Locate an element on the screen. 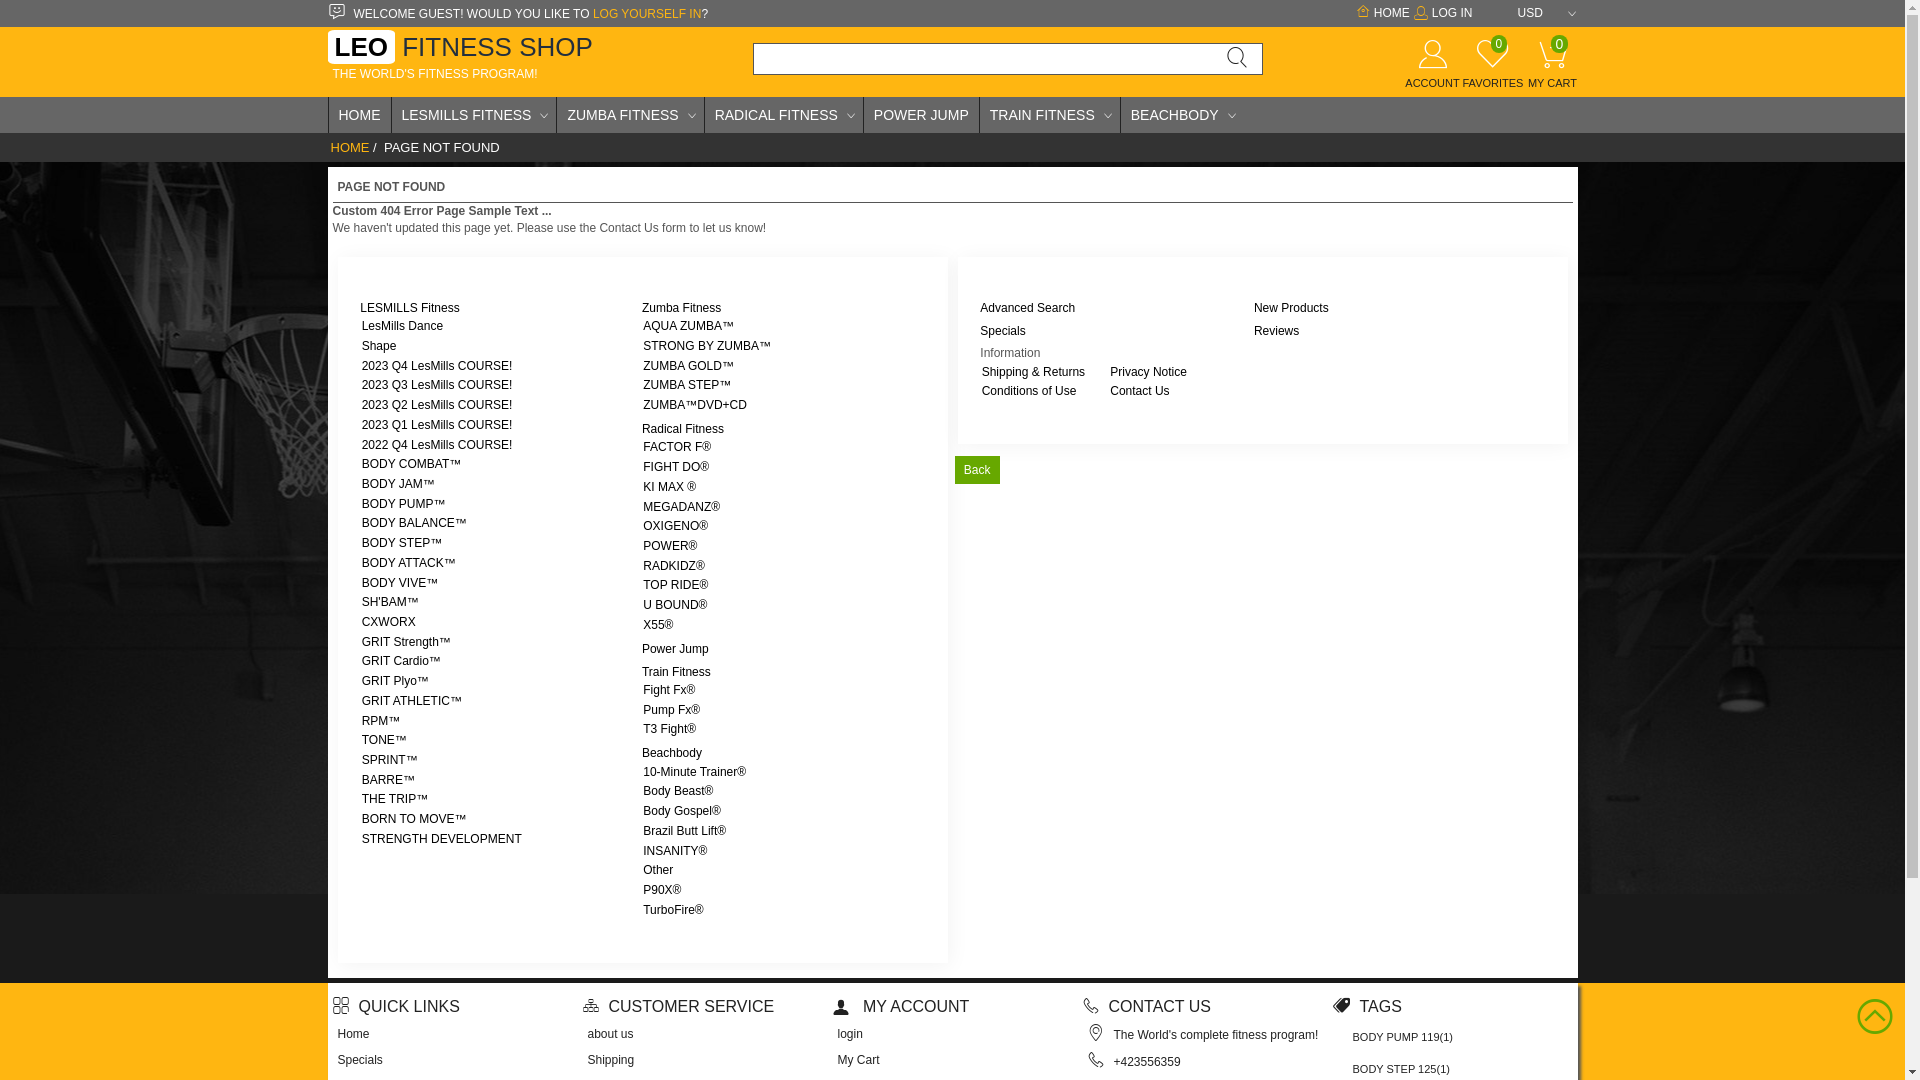 This screenshot has width=1920, height=1080. 'New Products' is located at coordinates (1291, 308).